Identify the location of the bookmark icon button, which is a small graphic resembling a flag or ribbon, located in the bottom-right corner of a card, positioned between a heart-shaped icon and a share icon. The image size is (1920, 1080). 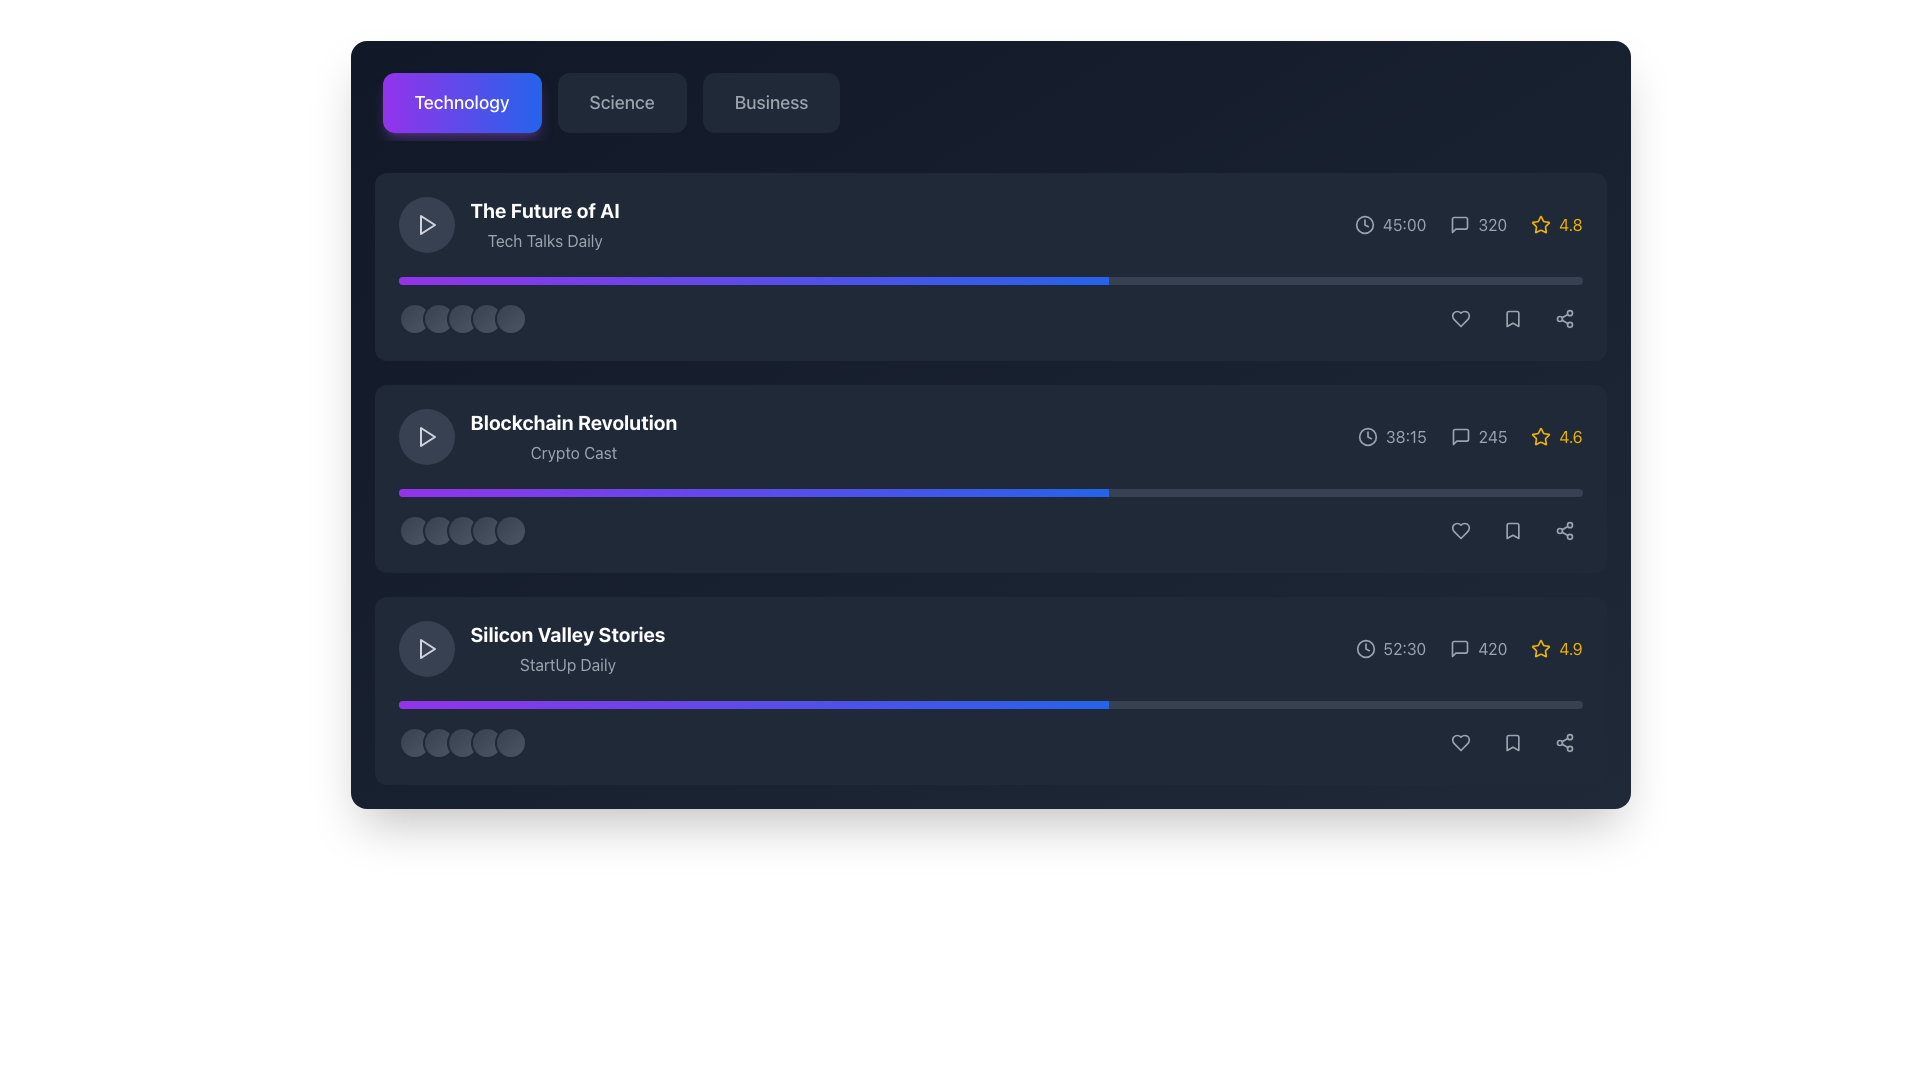
(1512, 743).